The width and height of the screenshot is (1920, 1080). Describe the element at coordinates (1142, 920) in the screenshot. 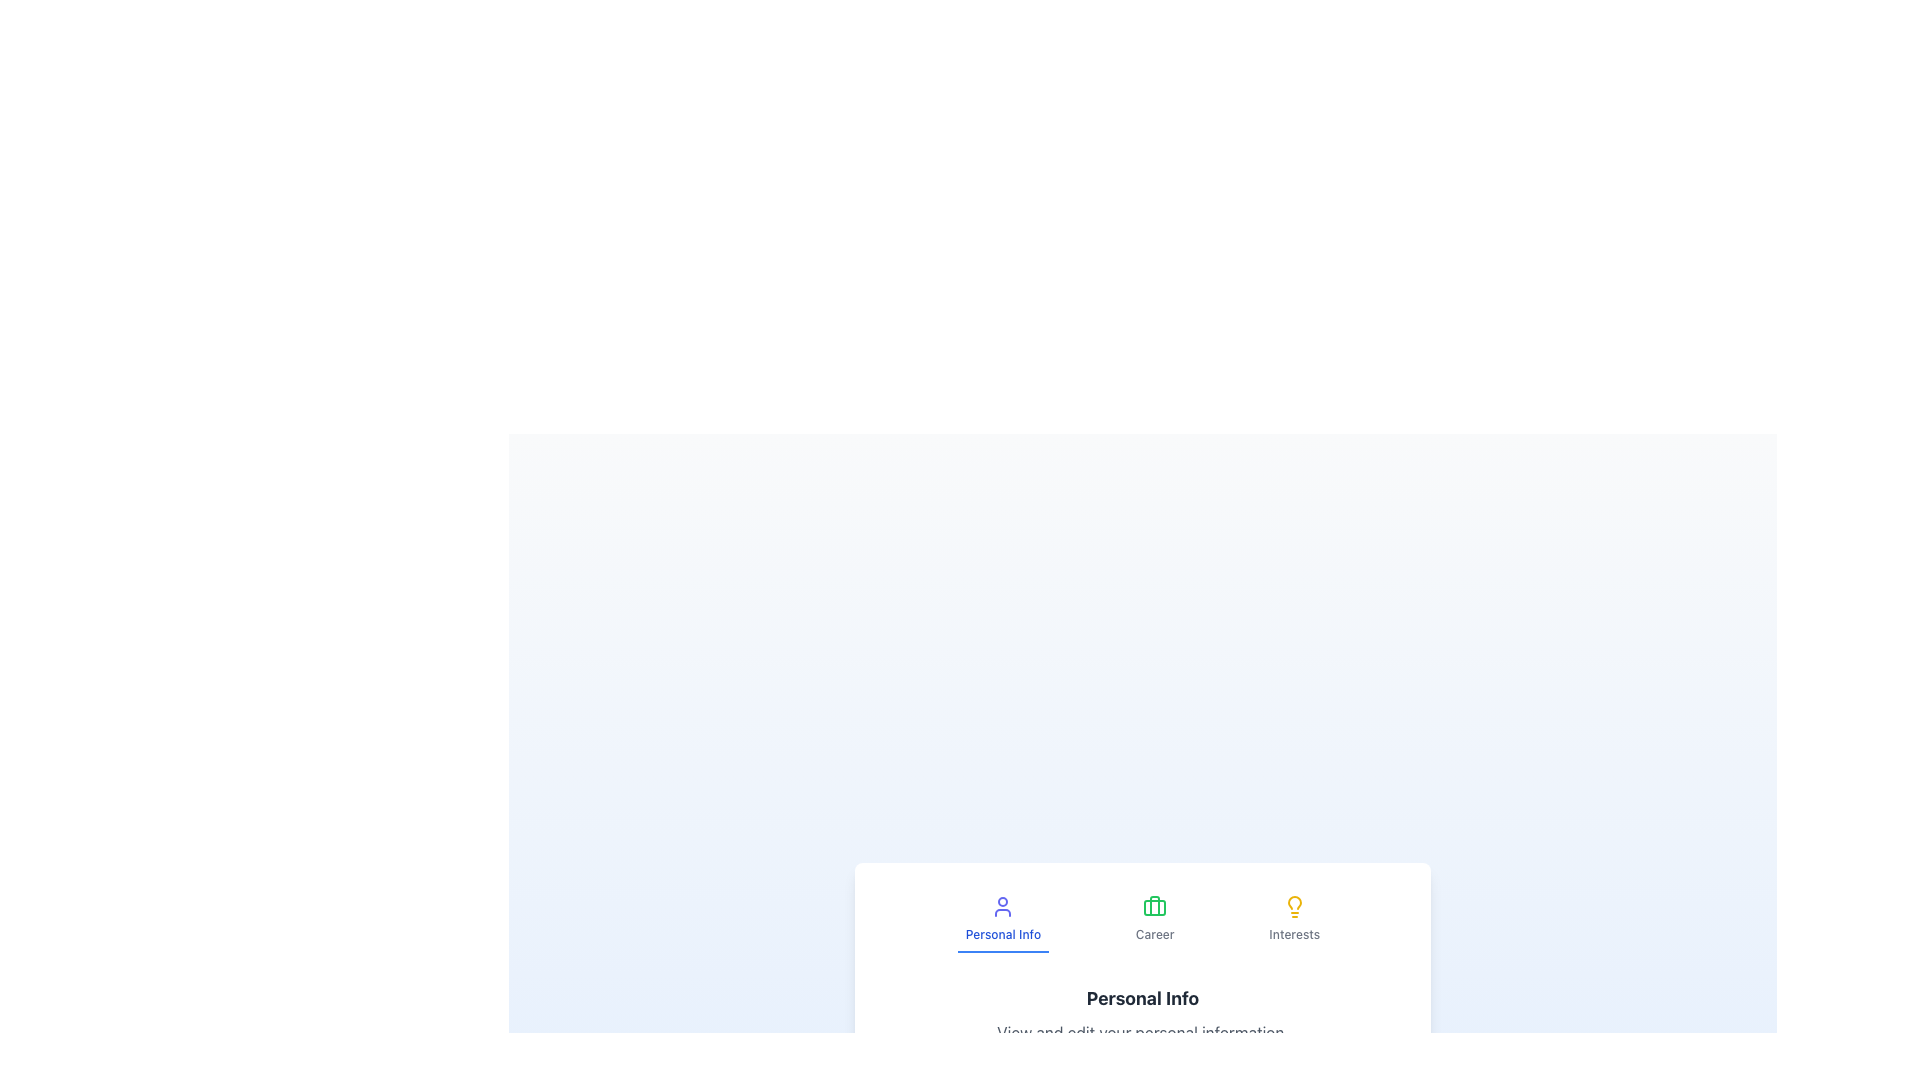

I see `on the tab in the Tab Navigation Bar that allows switching between sections labeled 'Personal Info', 'Career', and 'Interests'` at that location.